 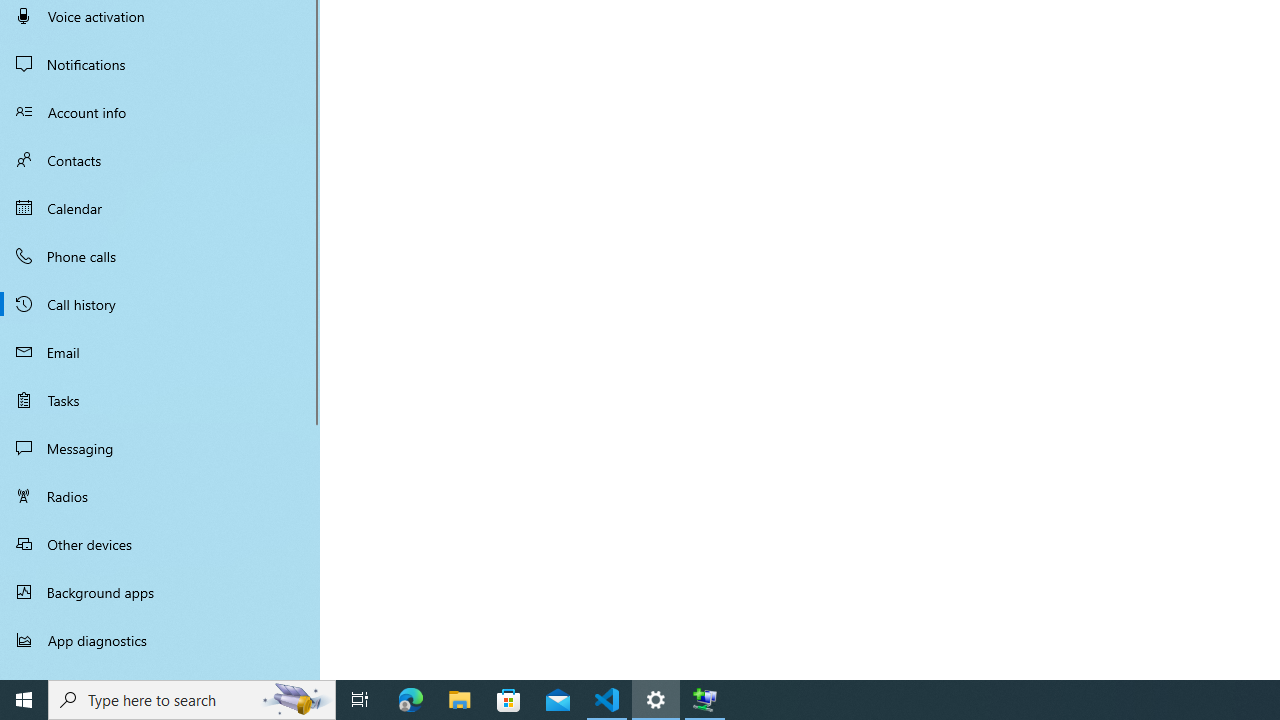 I want to click on 'Call history', so click(x=160, y=304).